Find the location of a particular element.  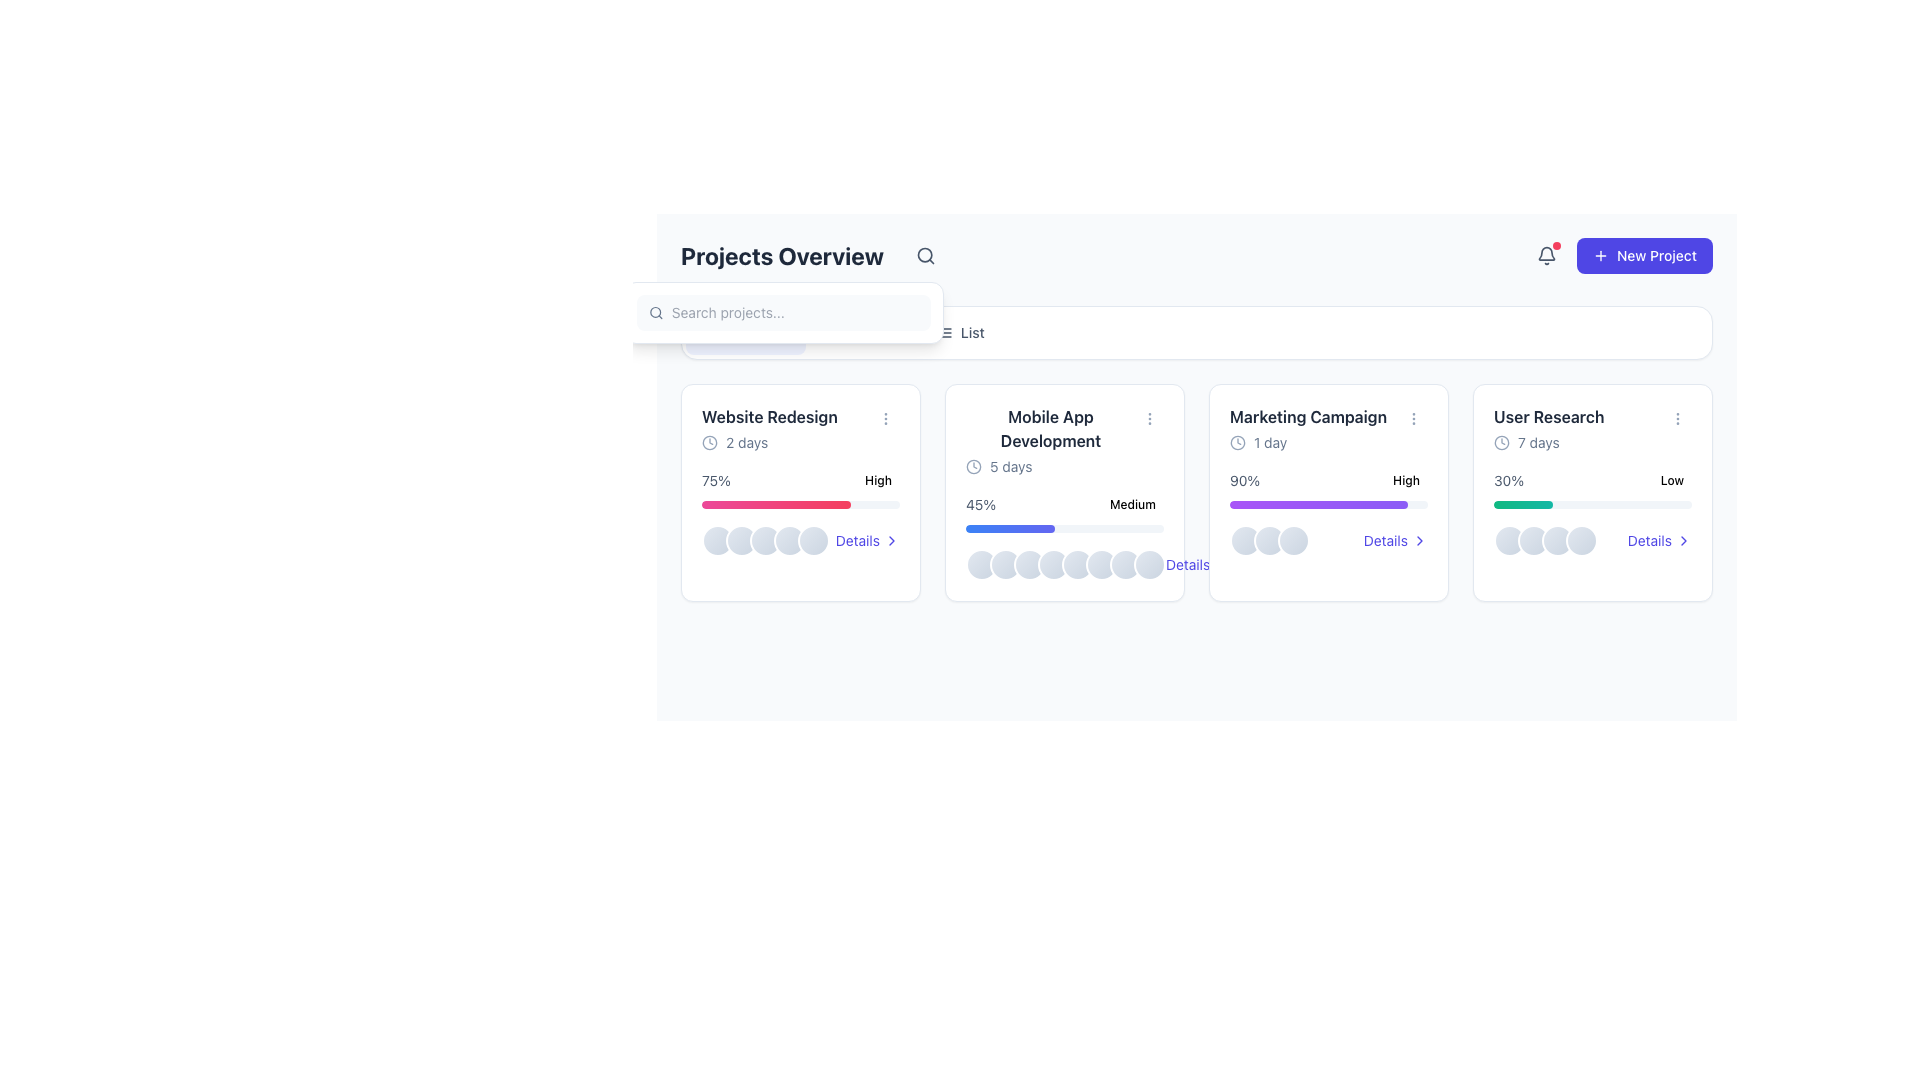

text in the Informational Header titled 'User Research' located in the top-right corner of the fourth card from the left is located at coordinates (1592, 427).